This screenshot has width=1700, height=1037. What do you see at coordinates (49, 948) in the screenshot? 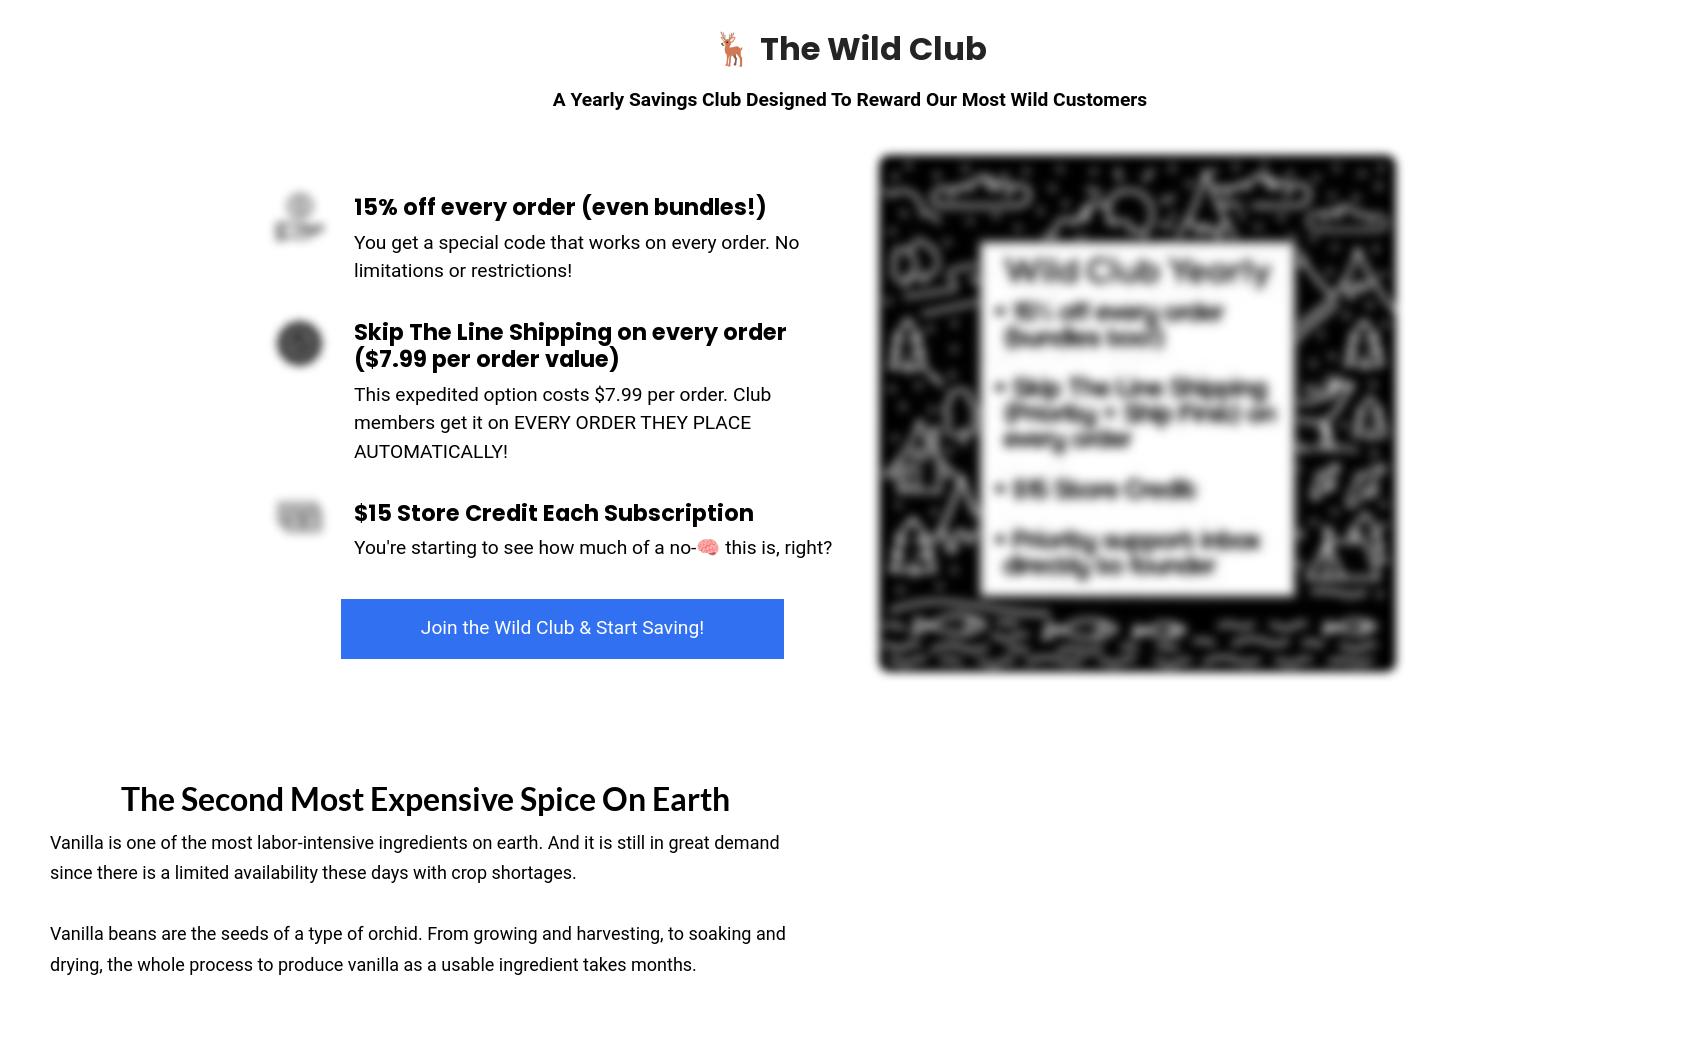
I see `'Vanilla beans are the seeds of a type of orchid. From growing and harvesting, to soaking and drying, the whole process to produce vanilla as a usable ingredient takes months.'` at bounding box center [49, 948].